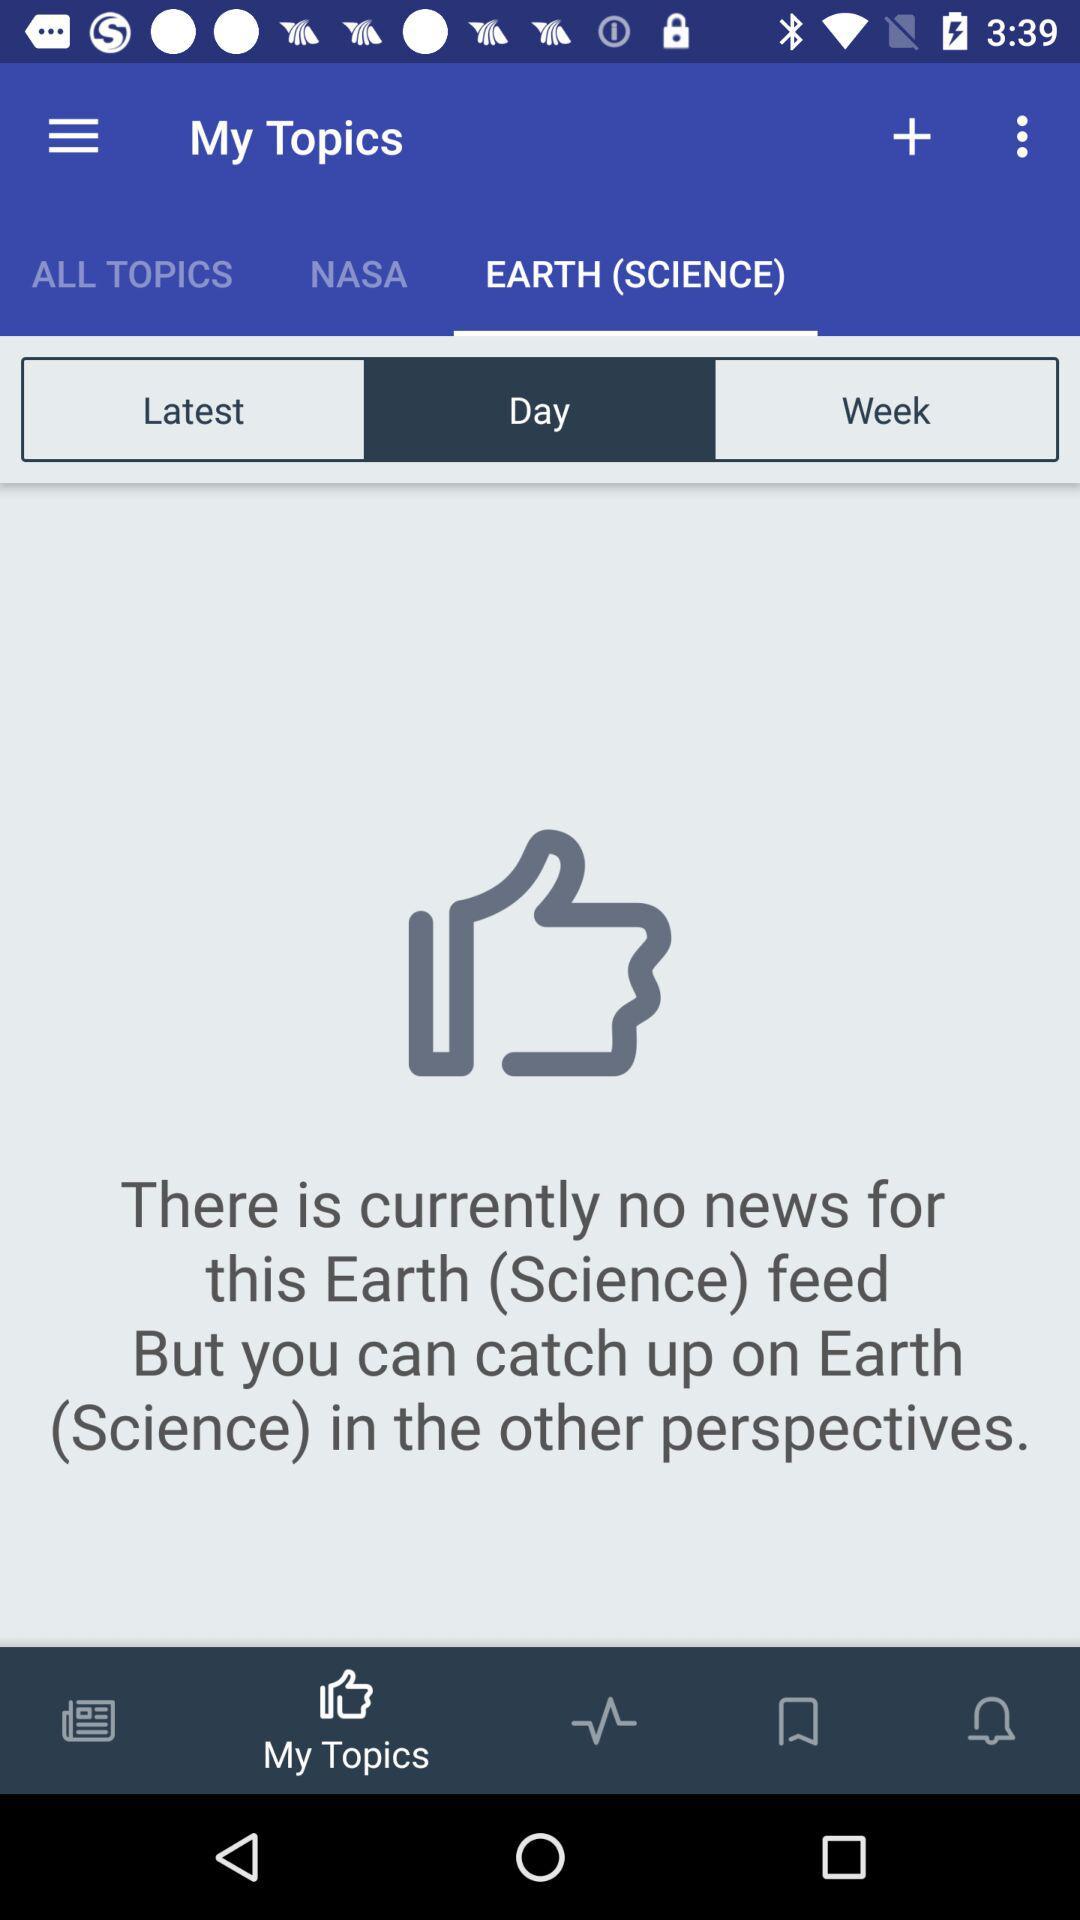 This screenshot has width=1080, height=1920. I want to click on item above the there is currently item, so click(538, 408).